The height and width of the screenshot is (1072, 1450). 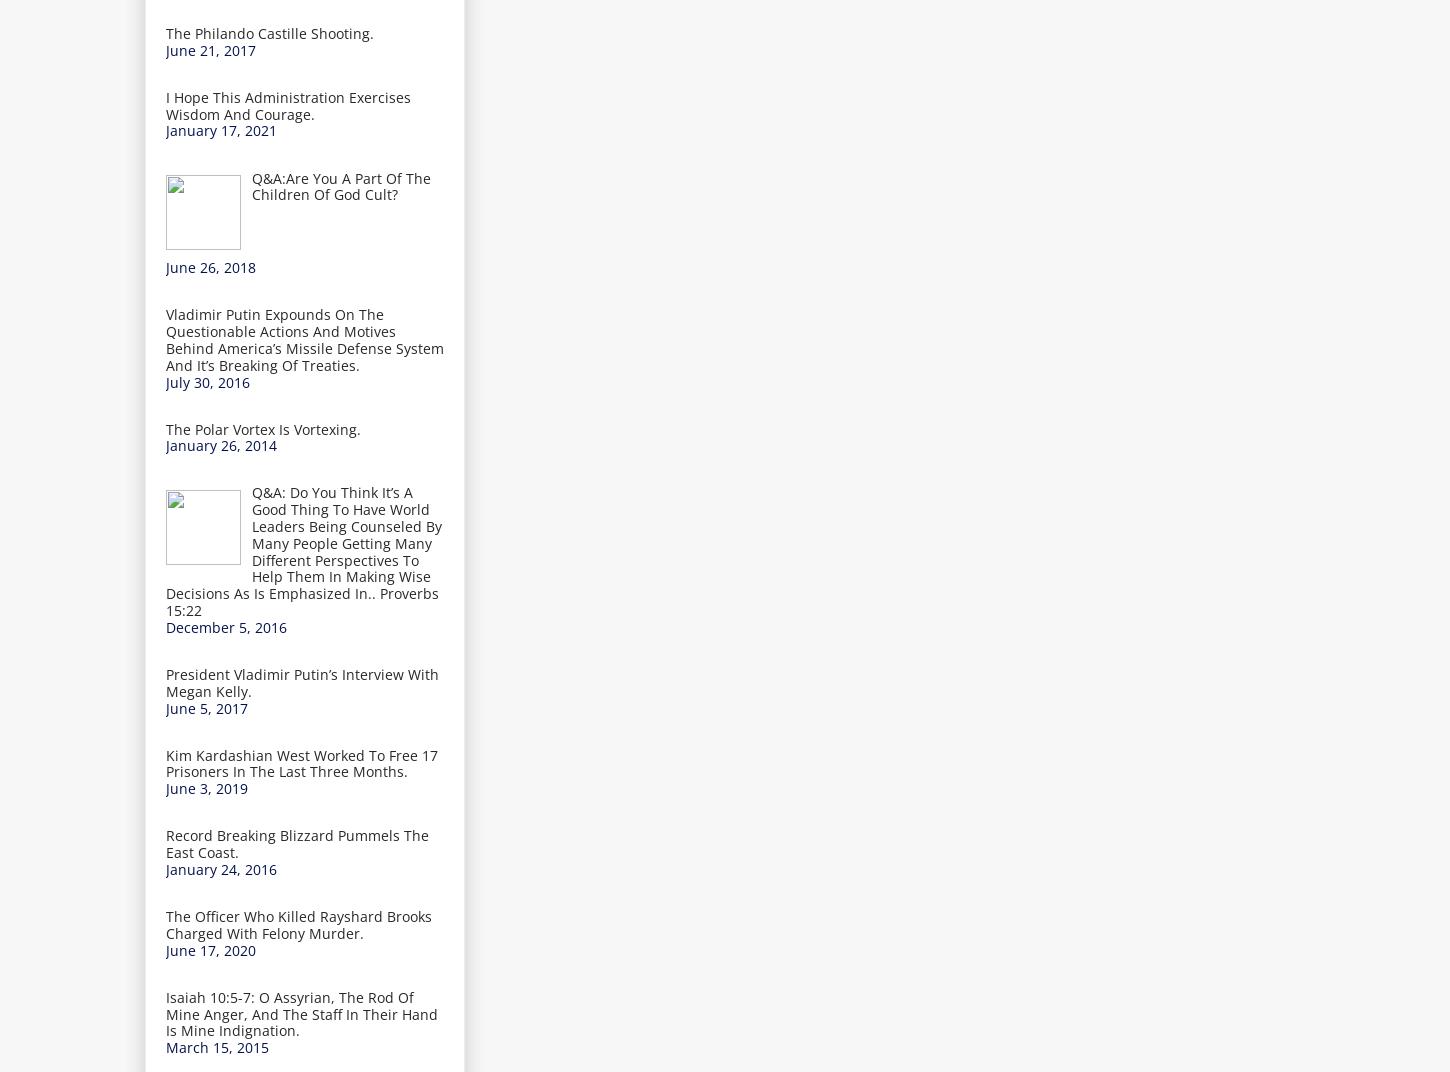 I want to click on 'I Hope This Administration Exercises Wisdom And Courage.', so click(x=288, y=104).